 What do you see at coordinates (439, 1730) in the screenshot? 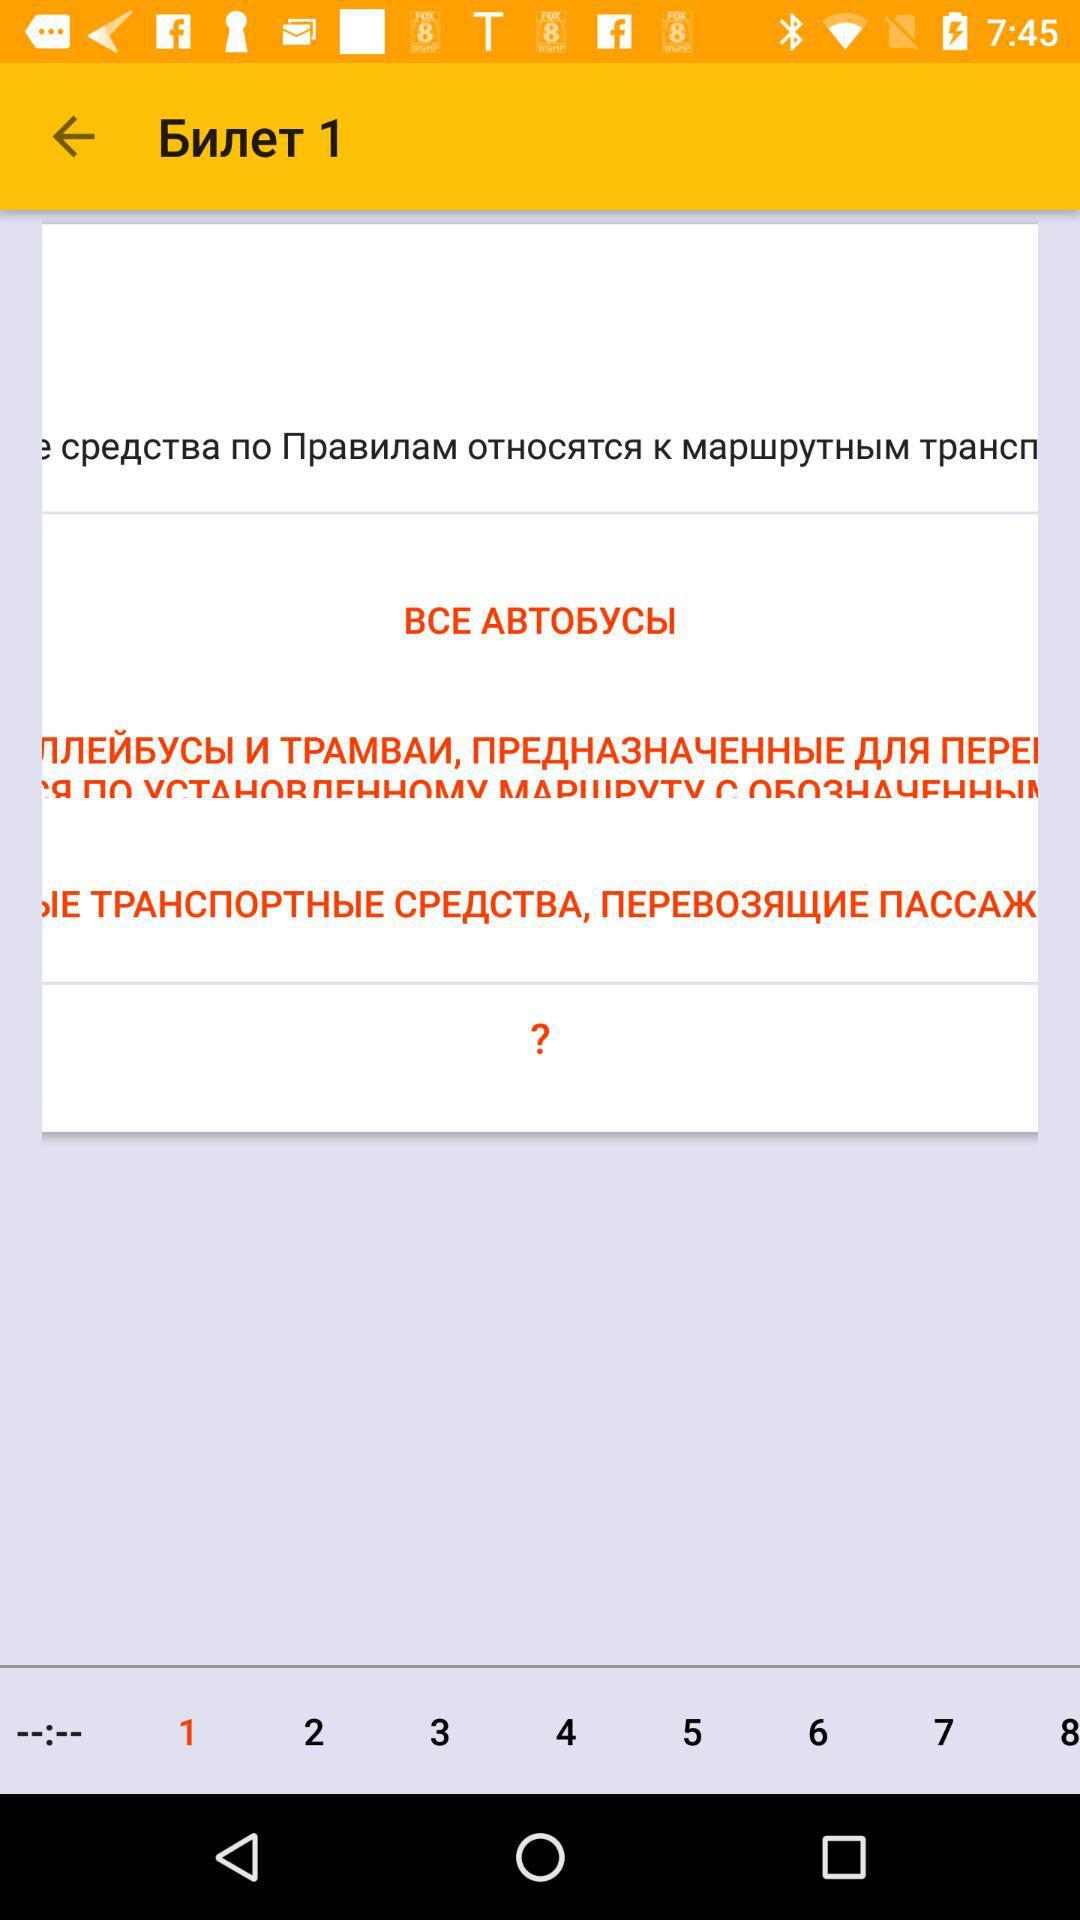
I see `the icon next to 4` at bounding box center [439, 1730].